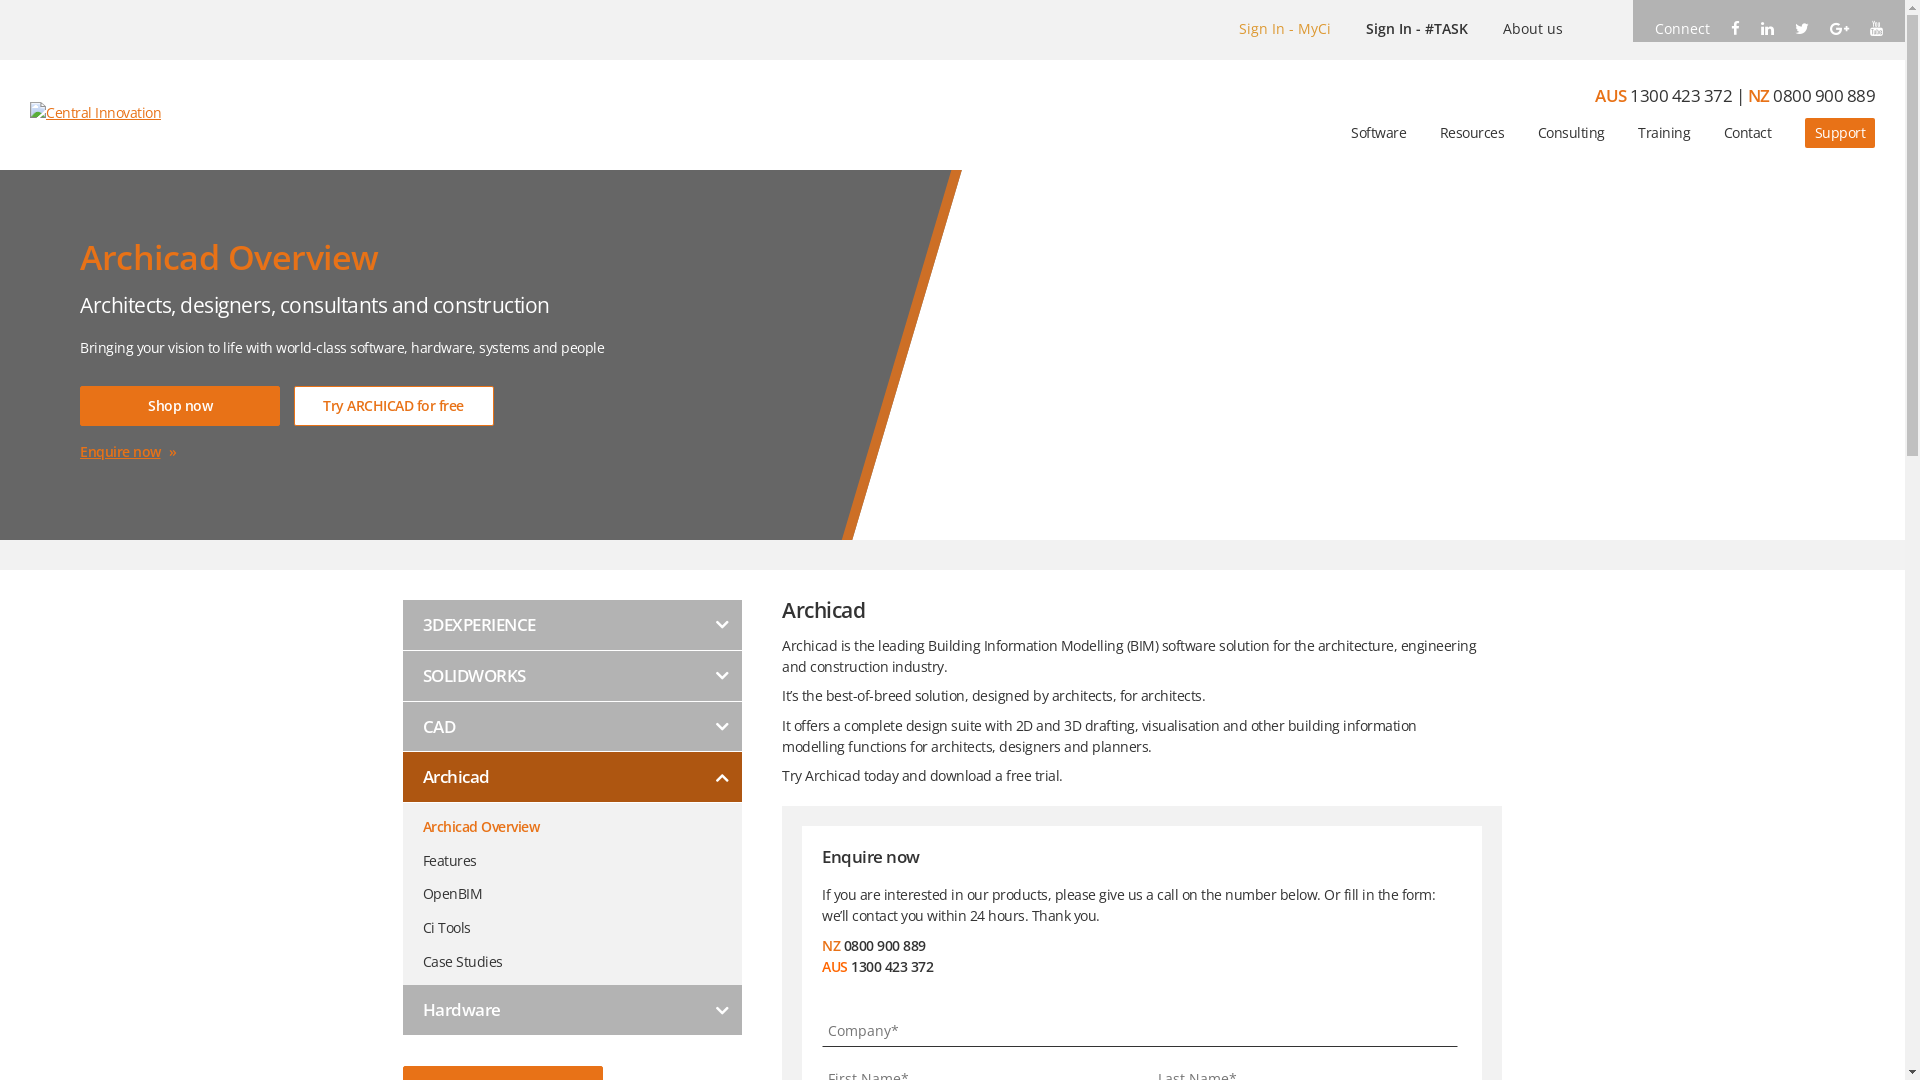 This screenshot has height=1080, width=1920. What do you see at coordinates (1377, 132) in the screenshot?
I see `'Software'` at bounding box center [1377, 132].